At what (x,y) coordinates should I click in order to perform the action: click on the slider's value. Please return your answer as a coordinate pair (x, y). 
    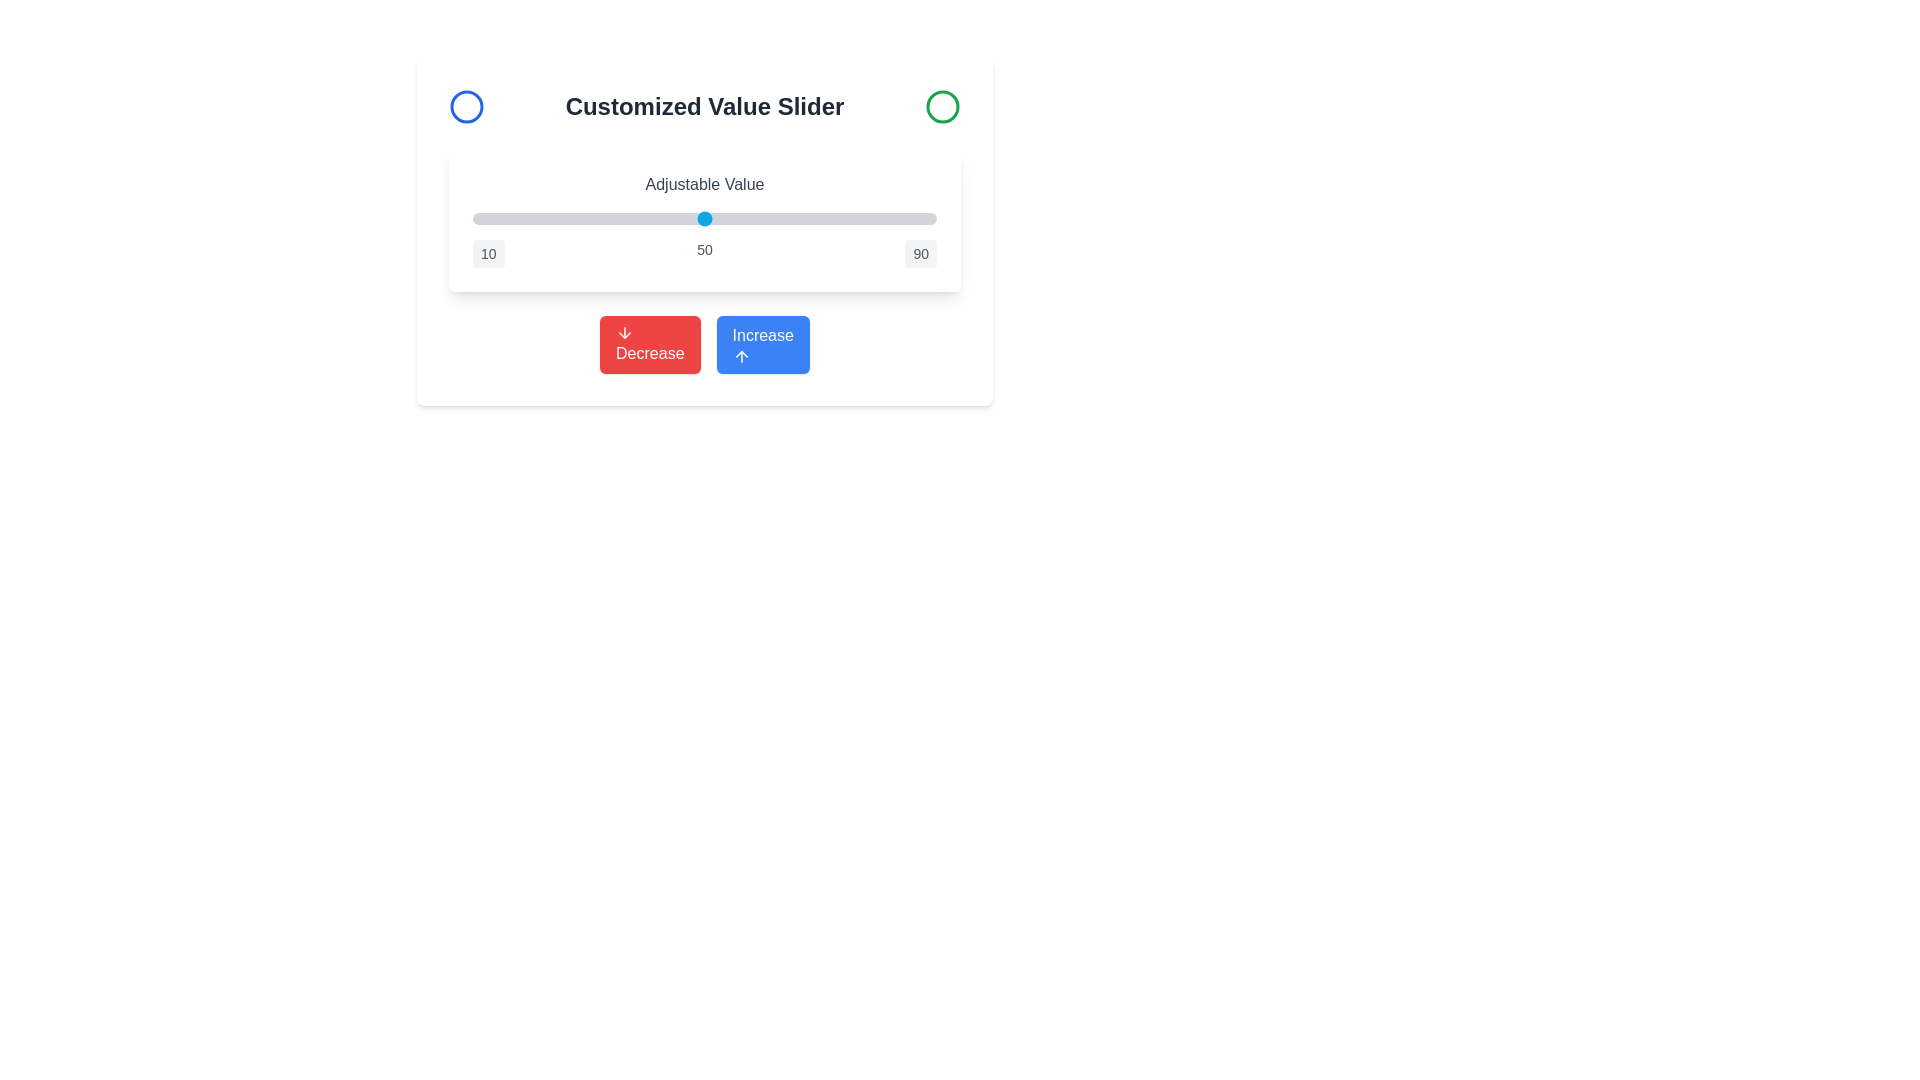
    Looking at the image, I should click on (531, 219).